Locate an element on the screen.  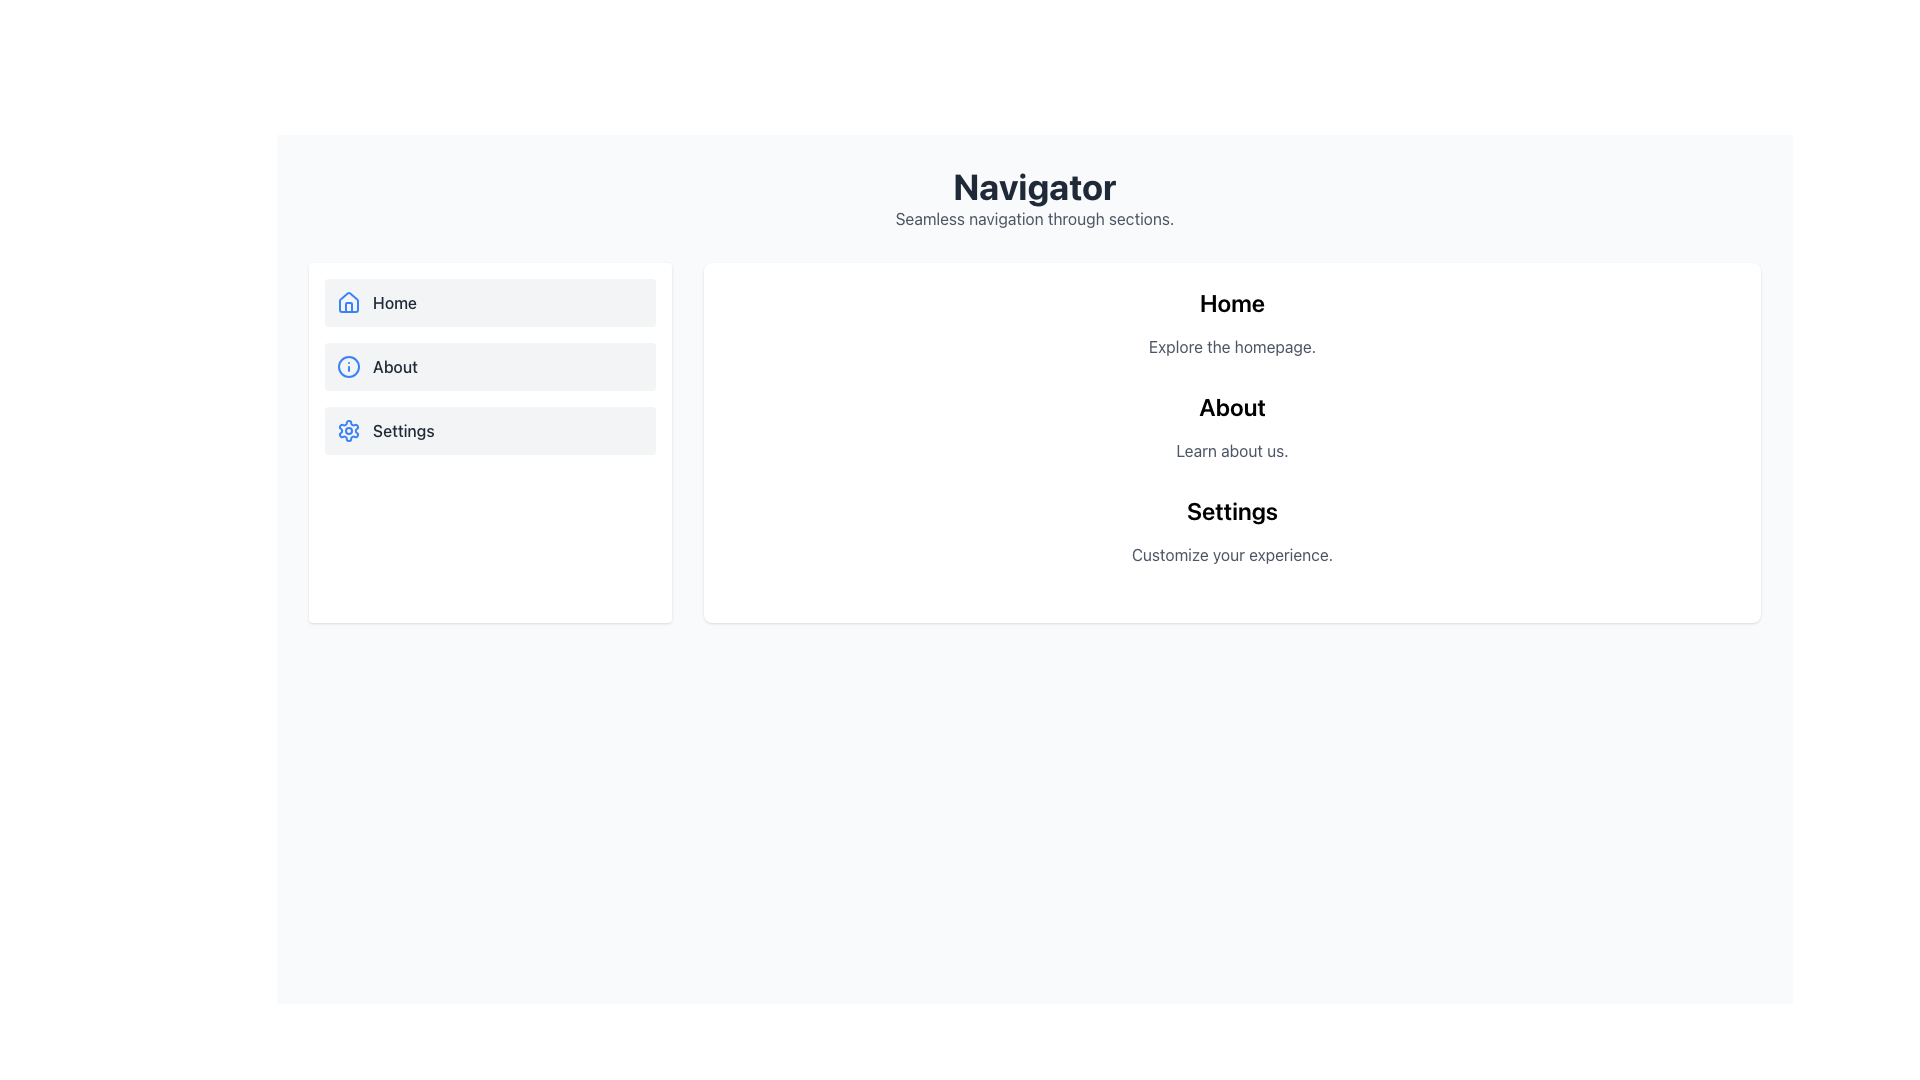
the text header and sub-header element that describes the settings or customization section, located below the 'About' section in the list is located at coordinates (1231, 530).